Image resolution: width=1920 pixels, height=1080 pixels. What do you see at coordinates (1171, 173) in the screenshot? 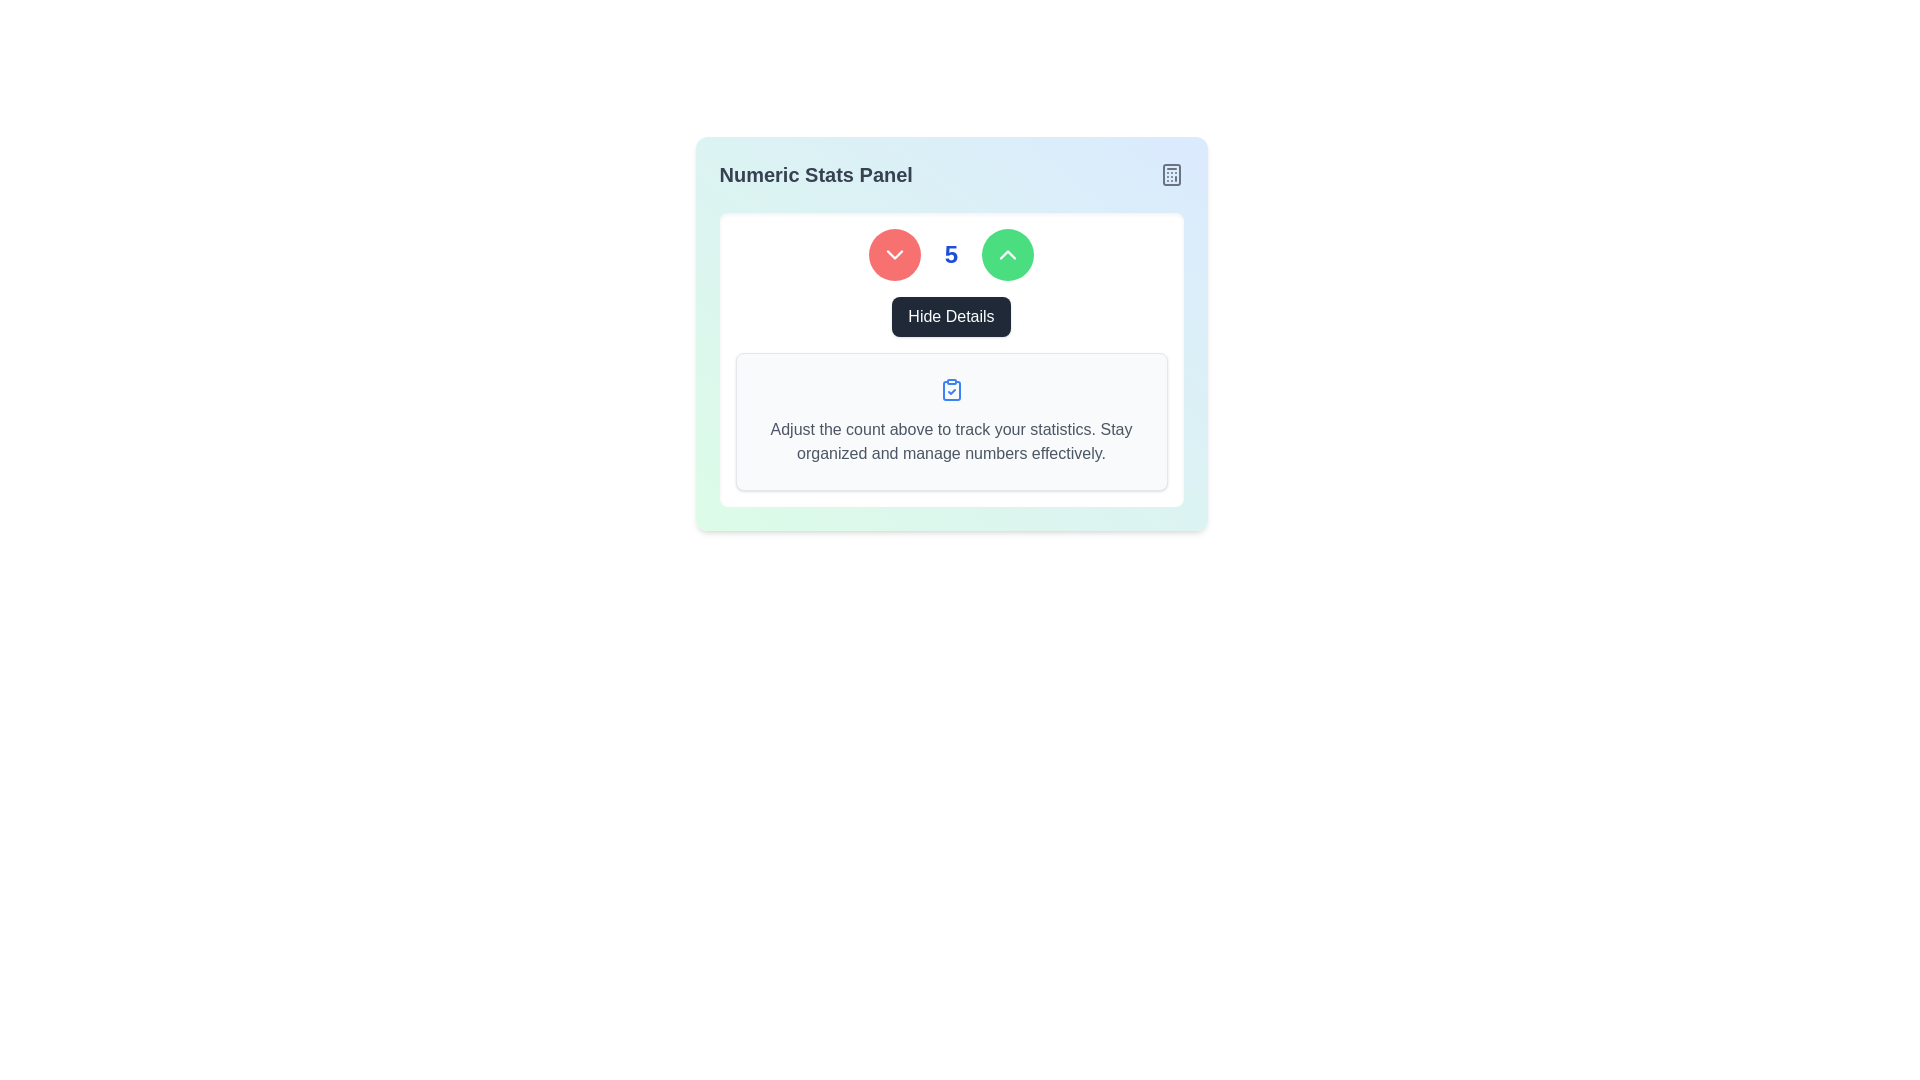
I see `the largest rectangular component of the calculator icon within the SVG, which contributes to its visual identity` at bounding box center [1171, 173].